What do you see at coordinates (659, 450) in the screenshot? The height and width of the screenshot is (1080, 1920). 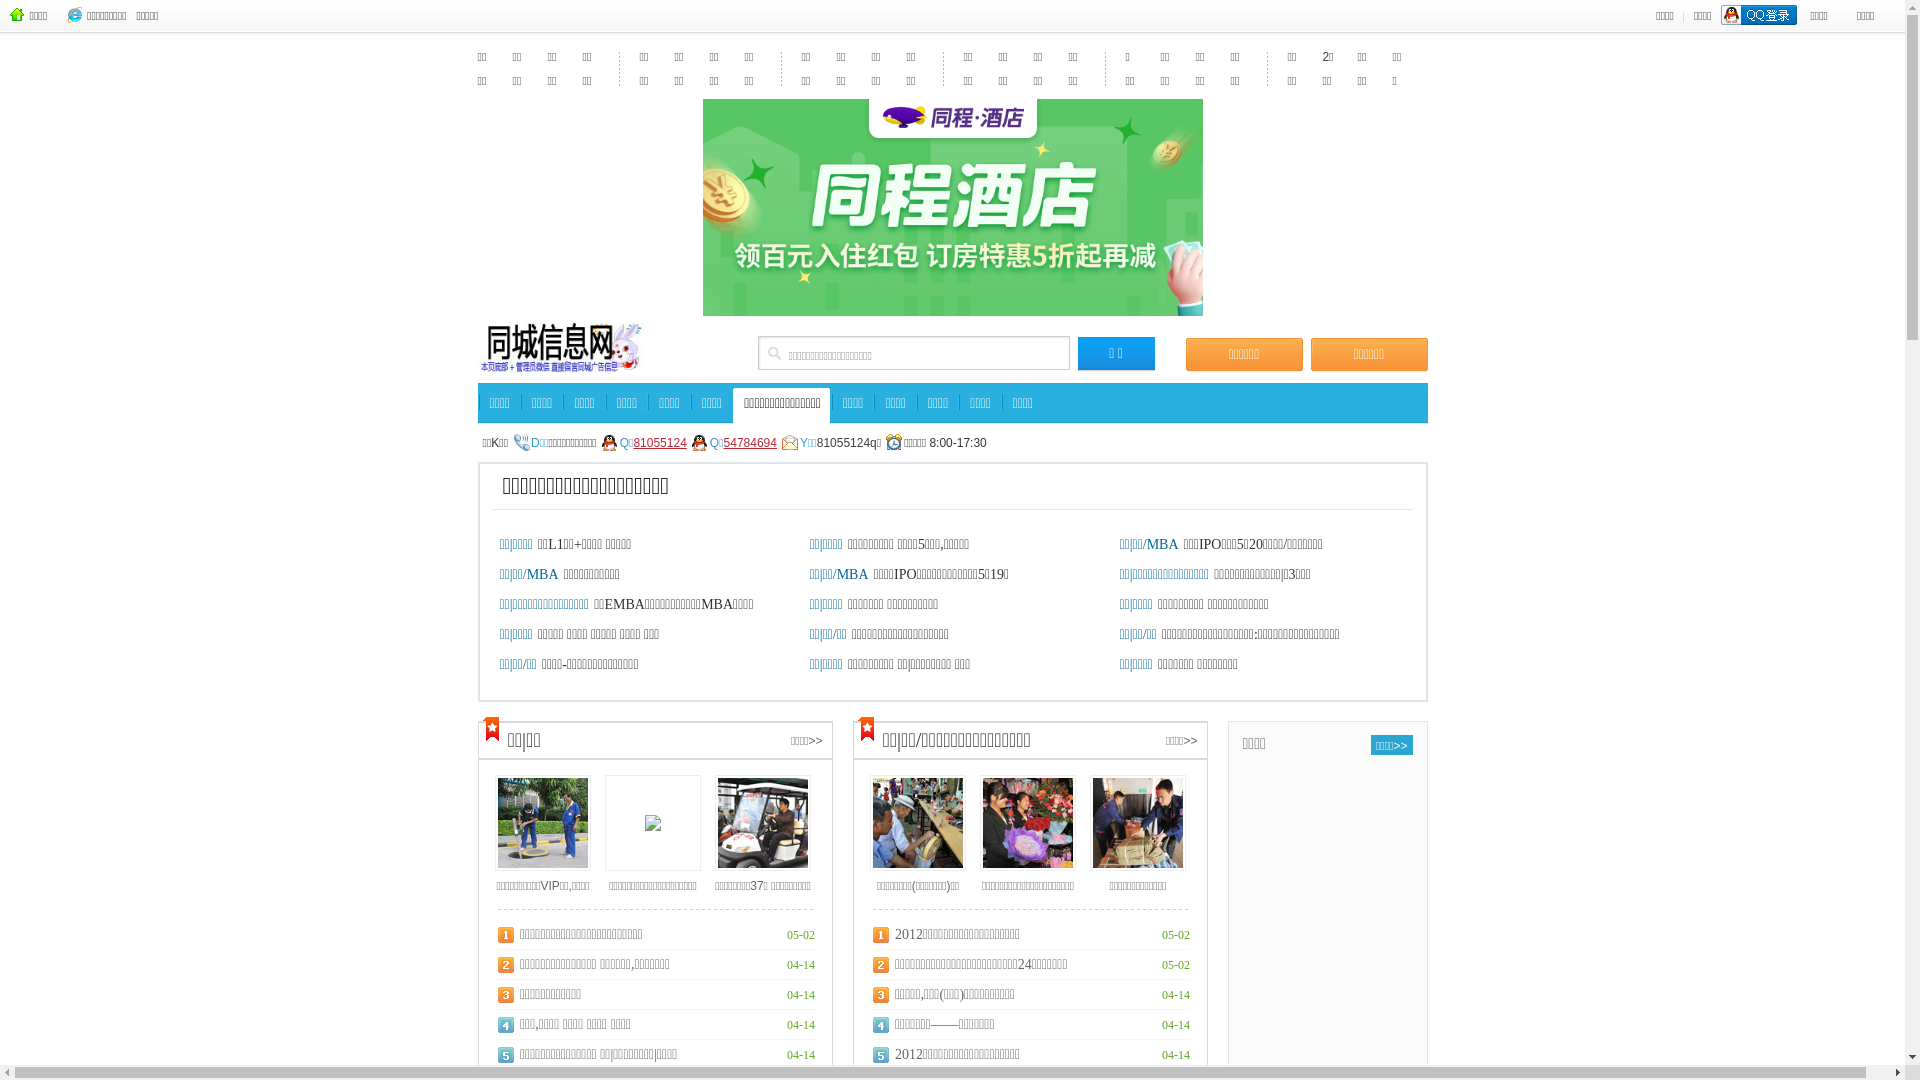 I see `'81055124'` at bounding box center [659, 450].